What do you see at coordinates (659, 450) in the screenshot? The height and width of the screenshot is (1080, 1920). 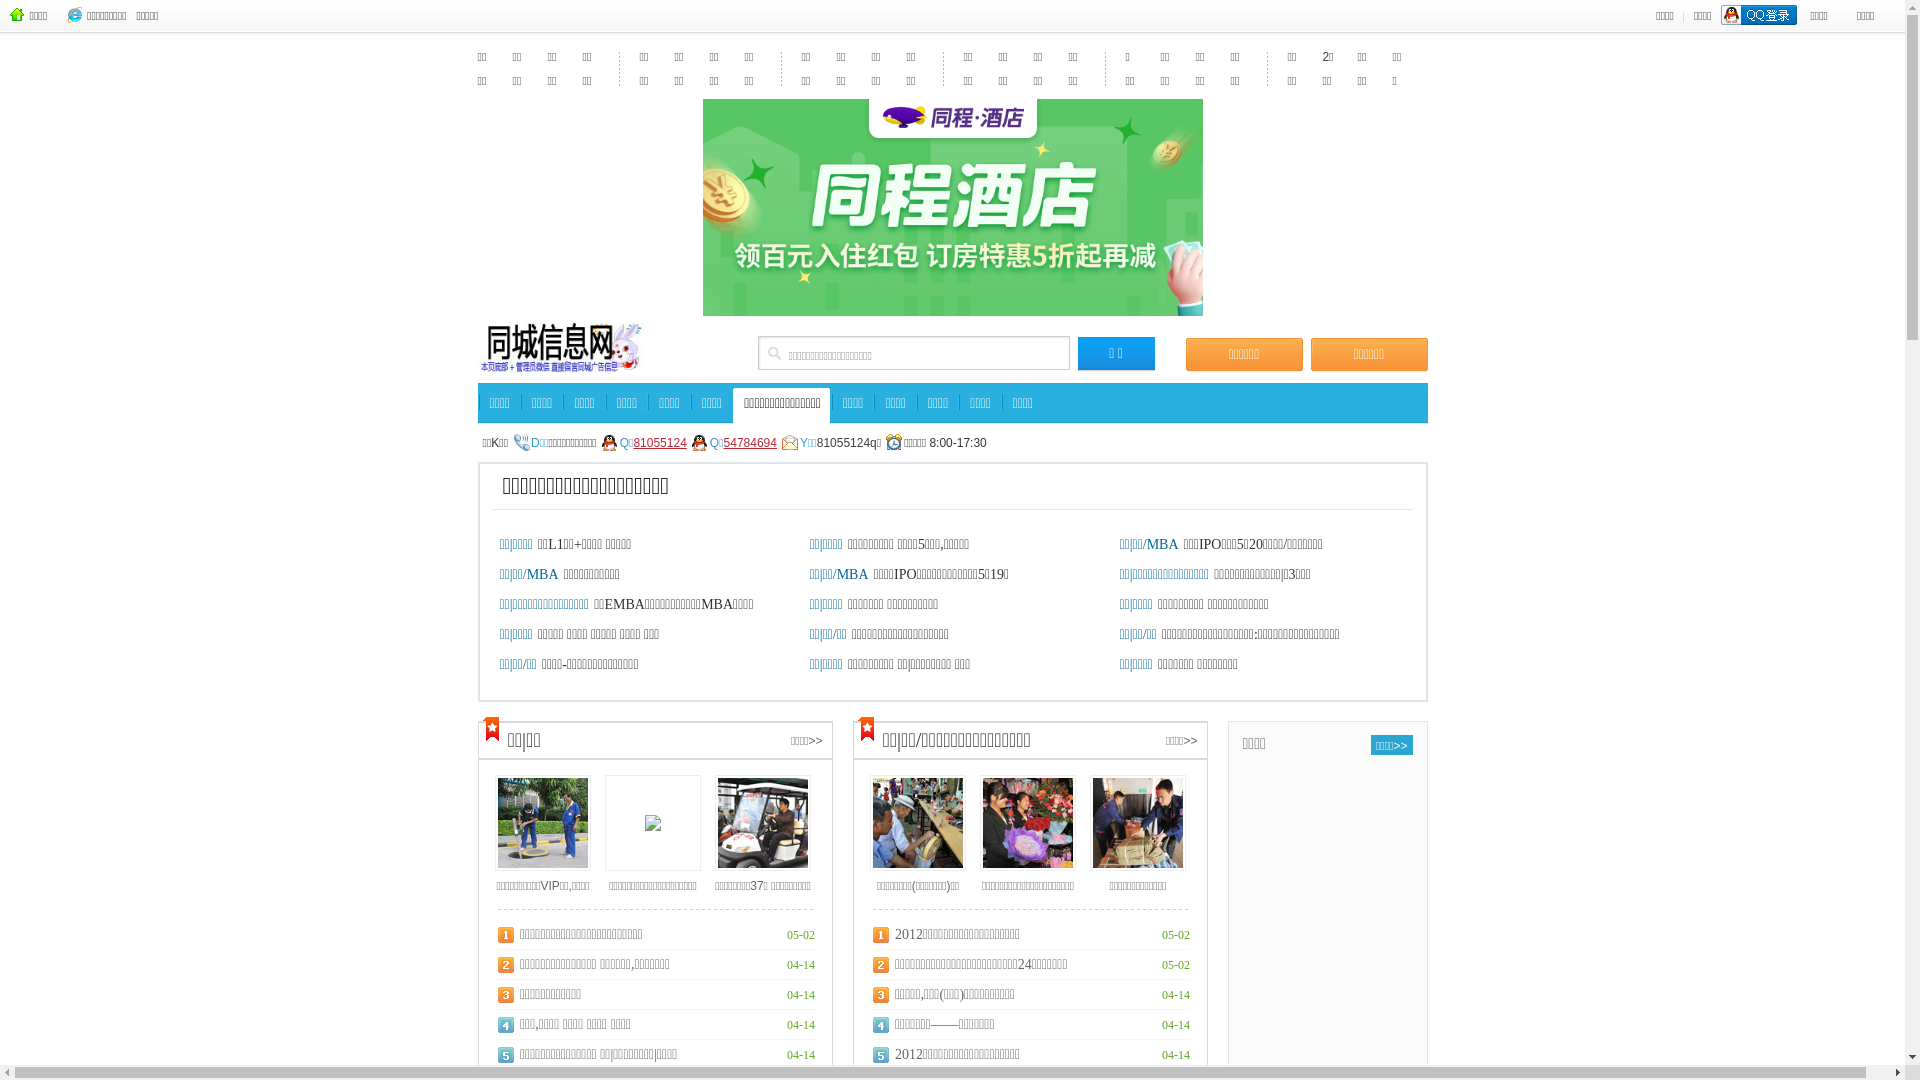 I see `'81055124'` at bounding box center [659, 450].